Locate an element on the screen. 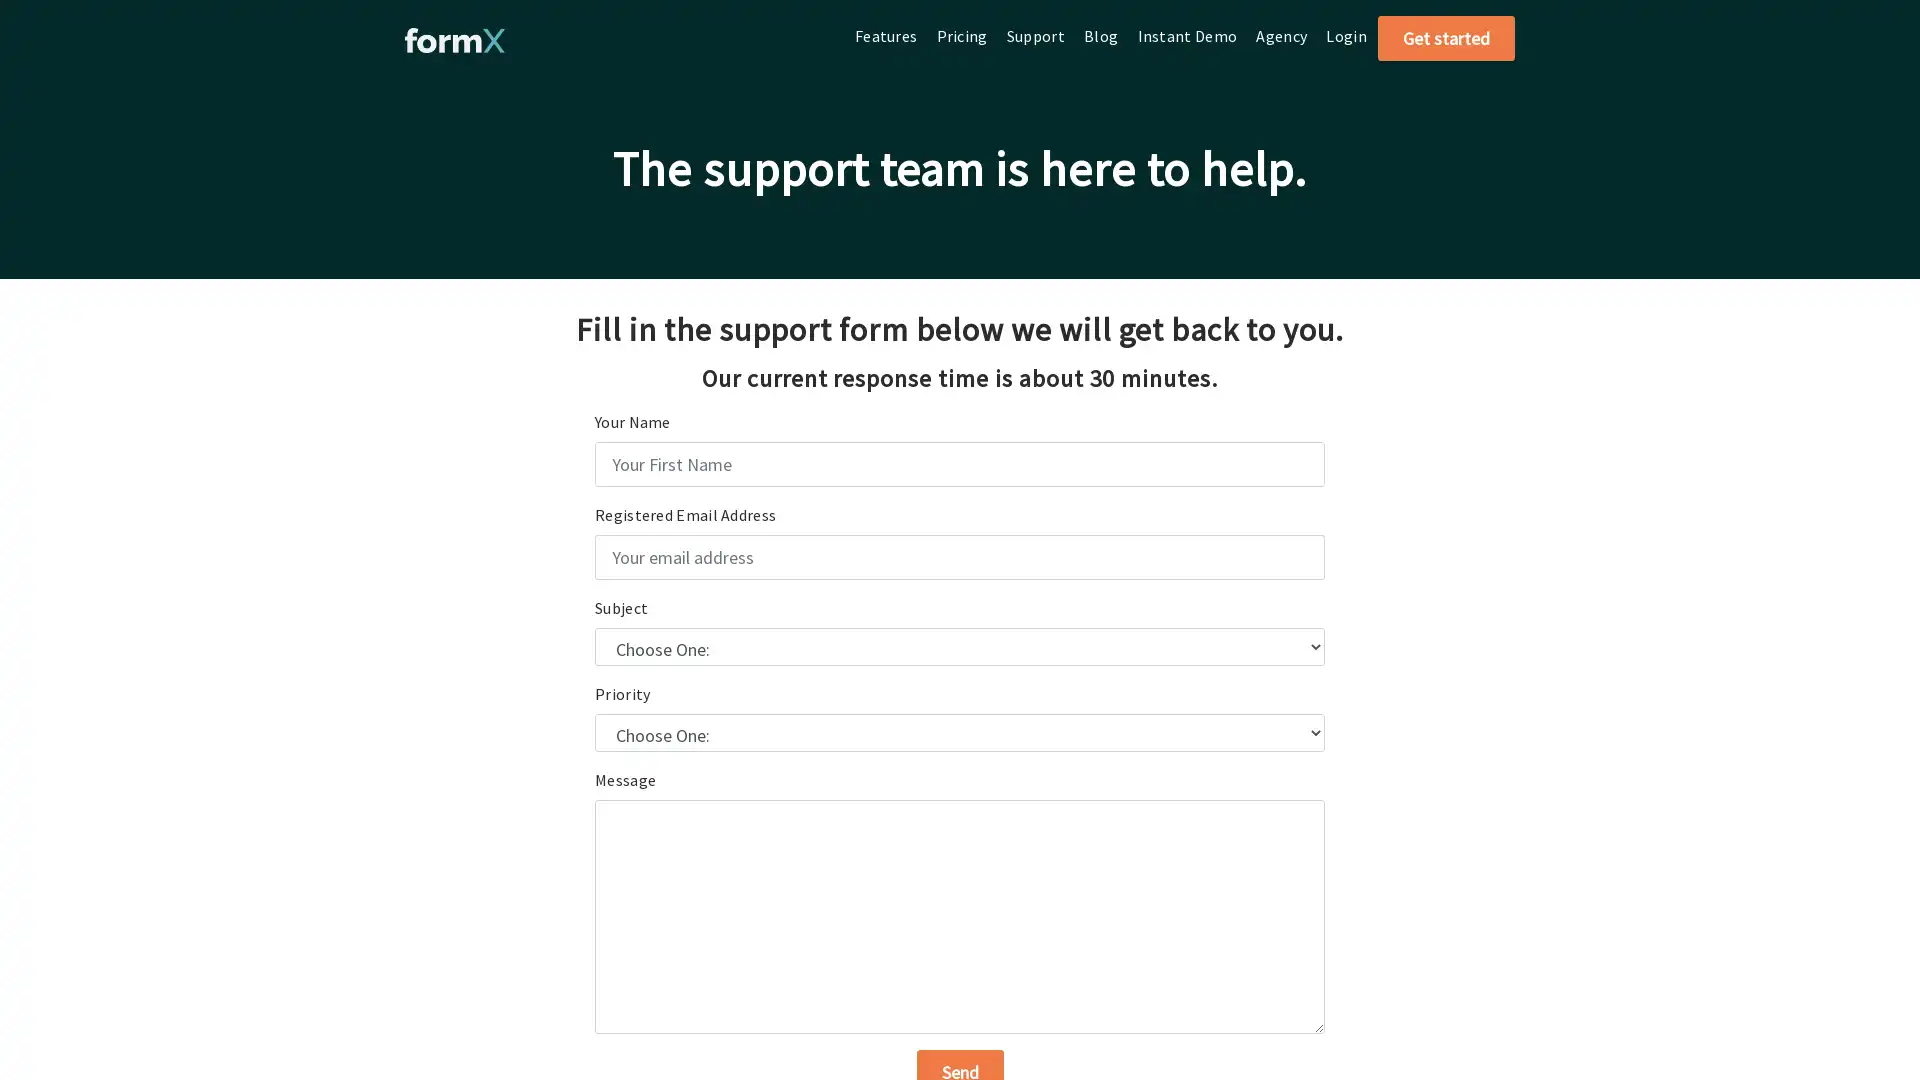  Get started is located at coordinates (1446, 38).